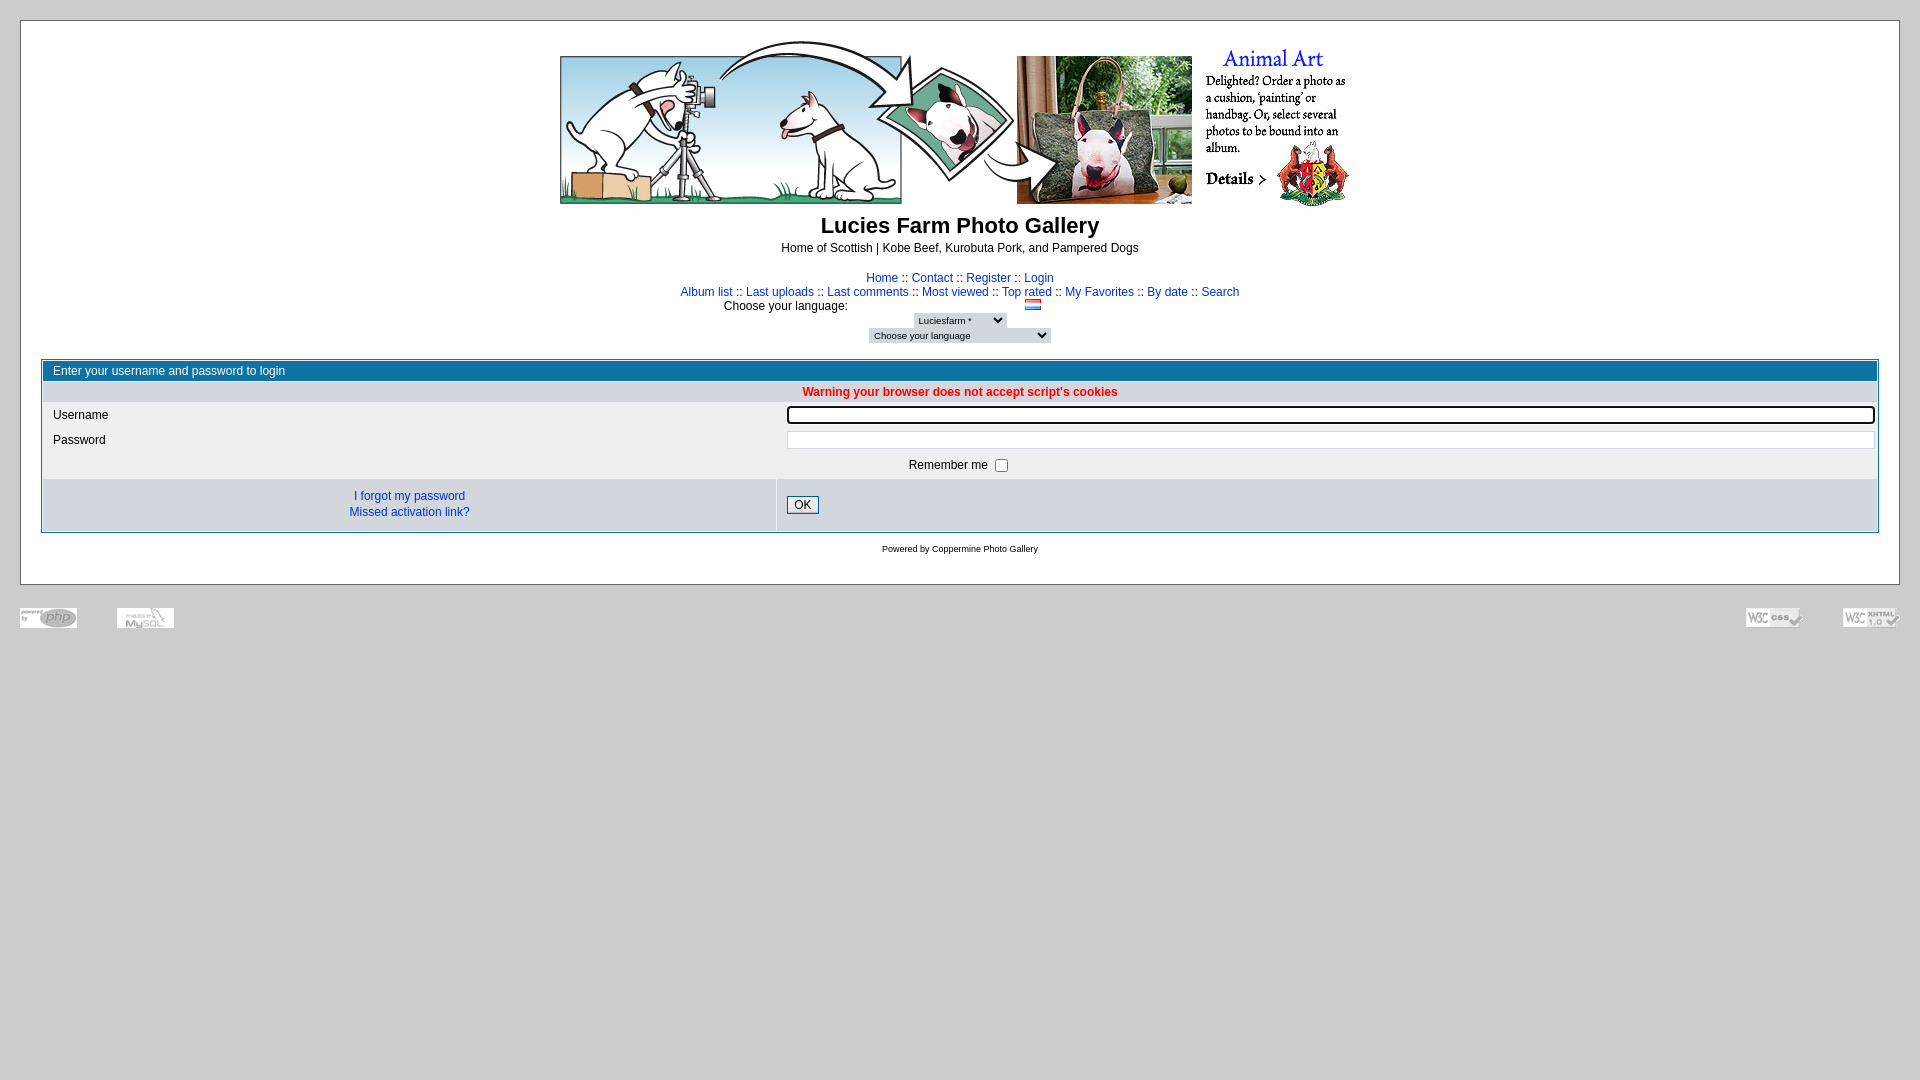 This screenshot has height=1080, width=1920. What do you see at coordinates (408, 495) in the screenshot?
I see `'I forgot my password'` at bounding box center [408, 495].